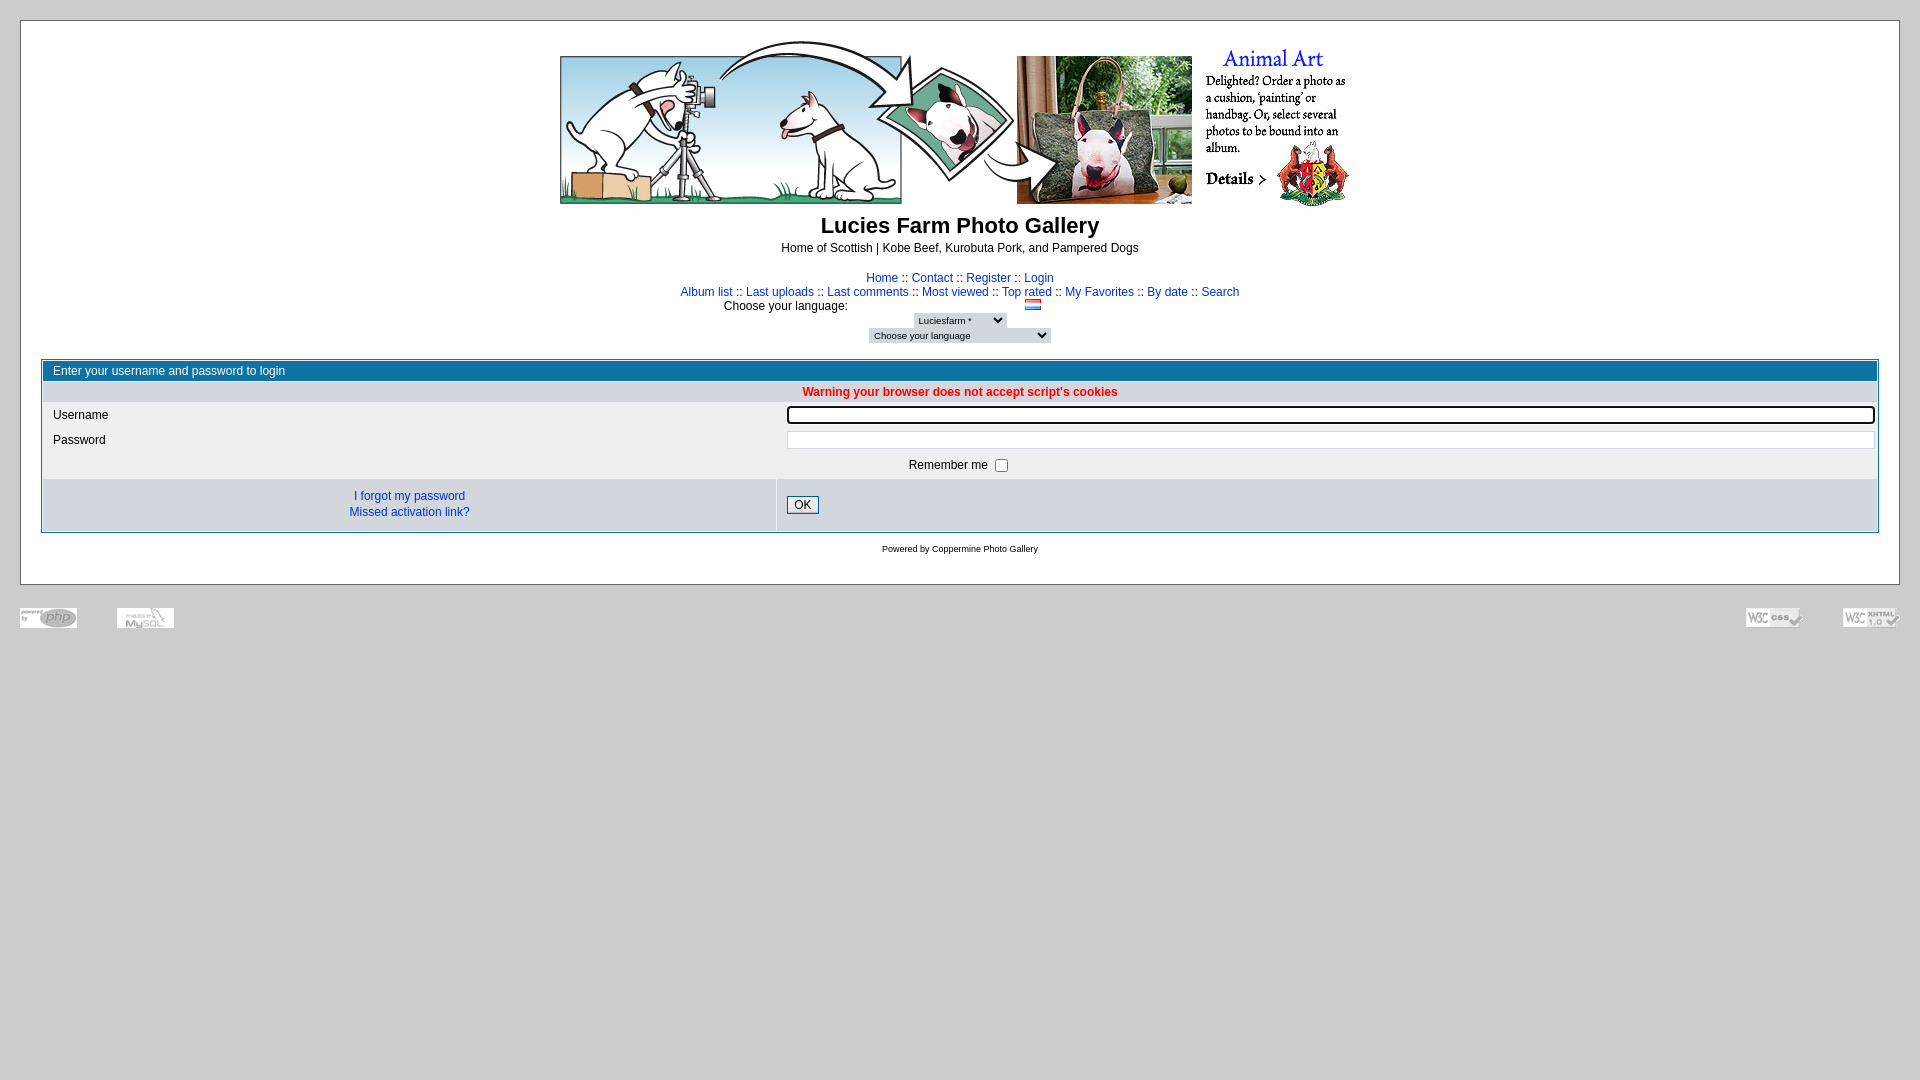 This screenshot has height=1080, width=1920. What do you see at coordinates (408, 495) in the screenshot?
I see `'I forgot my password'` at bounding box center [408, 495].